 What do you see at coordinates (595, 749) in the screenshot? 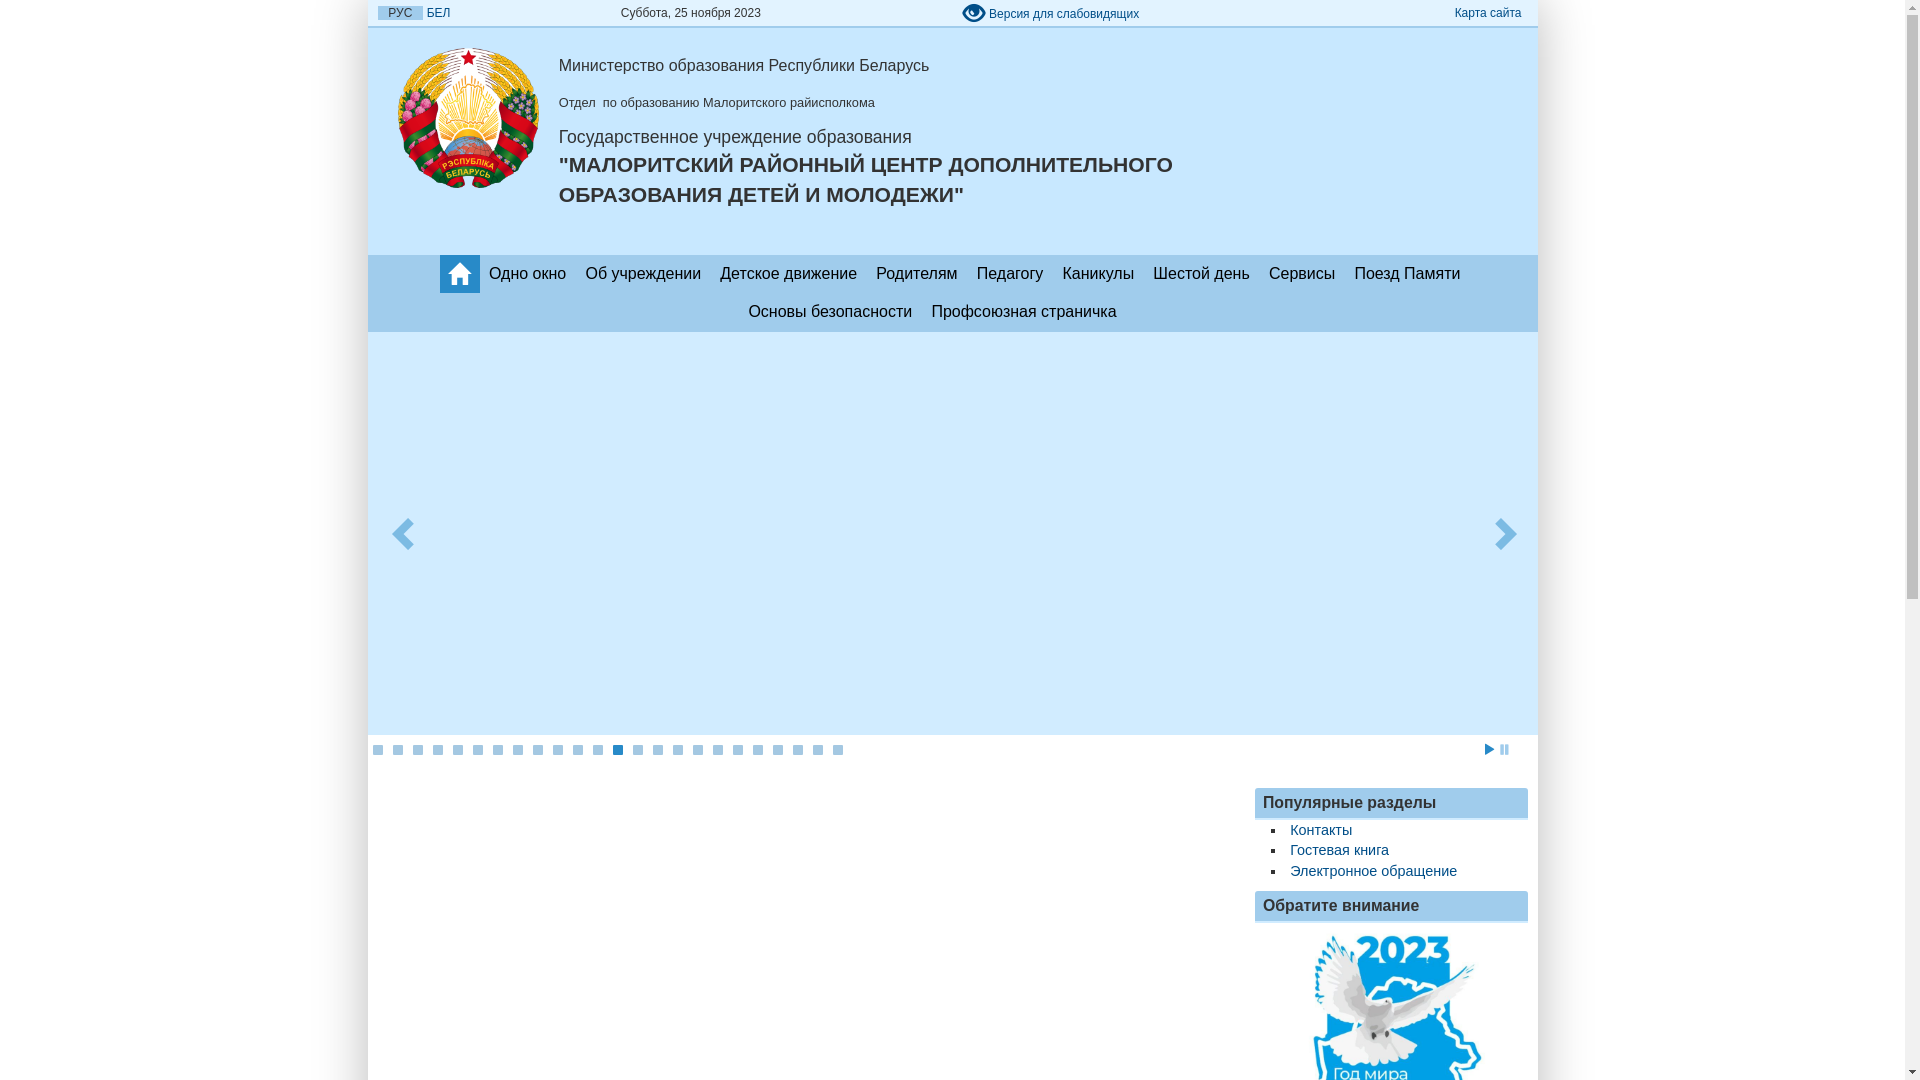
I see `'12'` at bounding box center [595, 749].